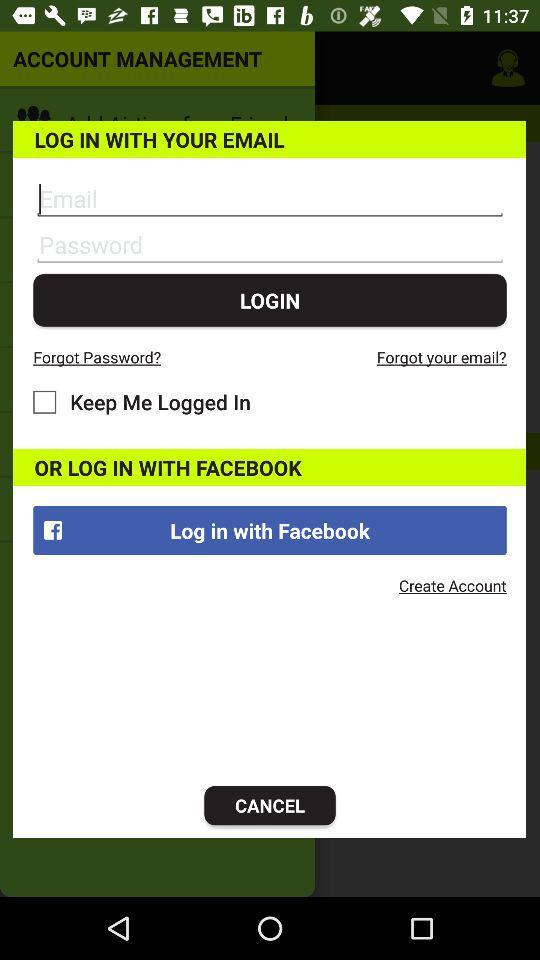 The image size is (540, 960). I want to click on create account icon, so click(452, 585).